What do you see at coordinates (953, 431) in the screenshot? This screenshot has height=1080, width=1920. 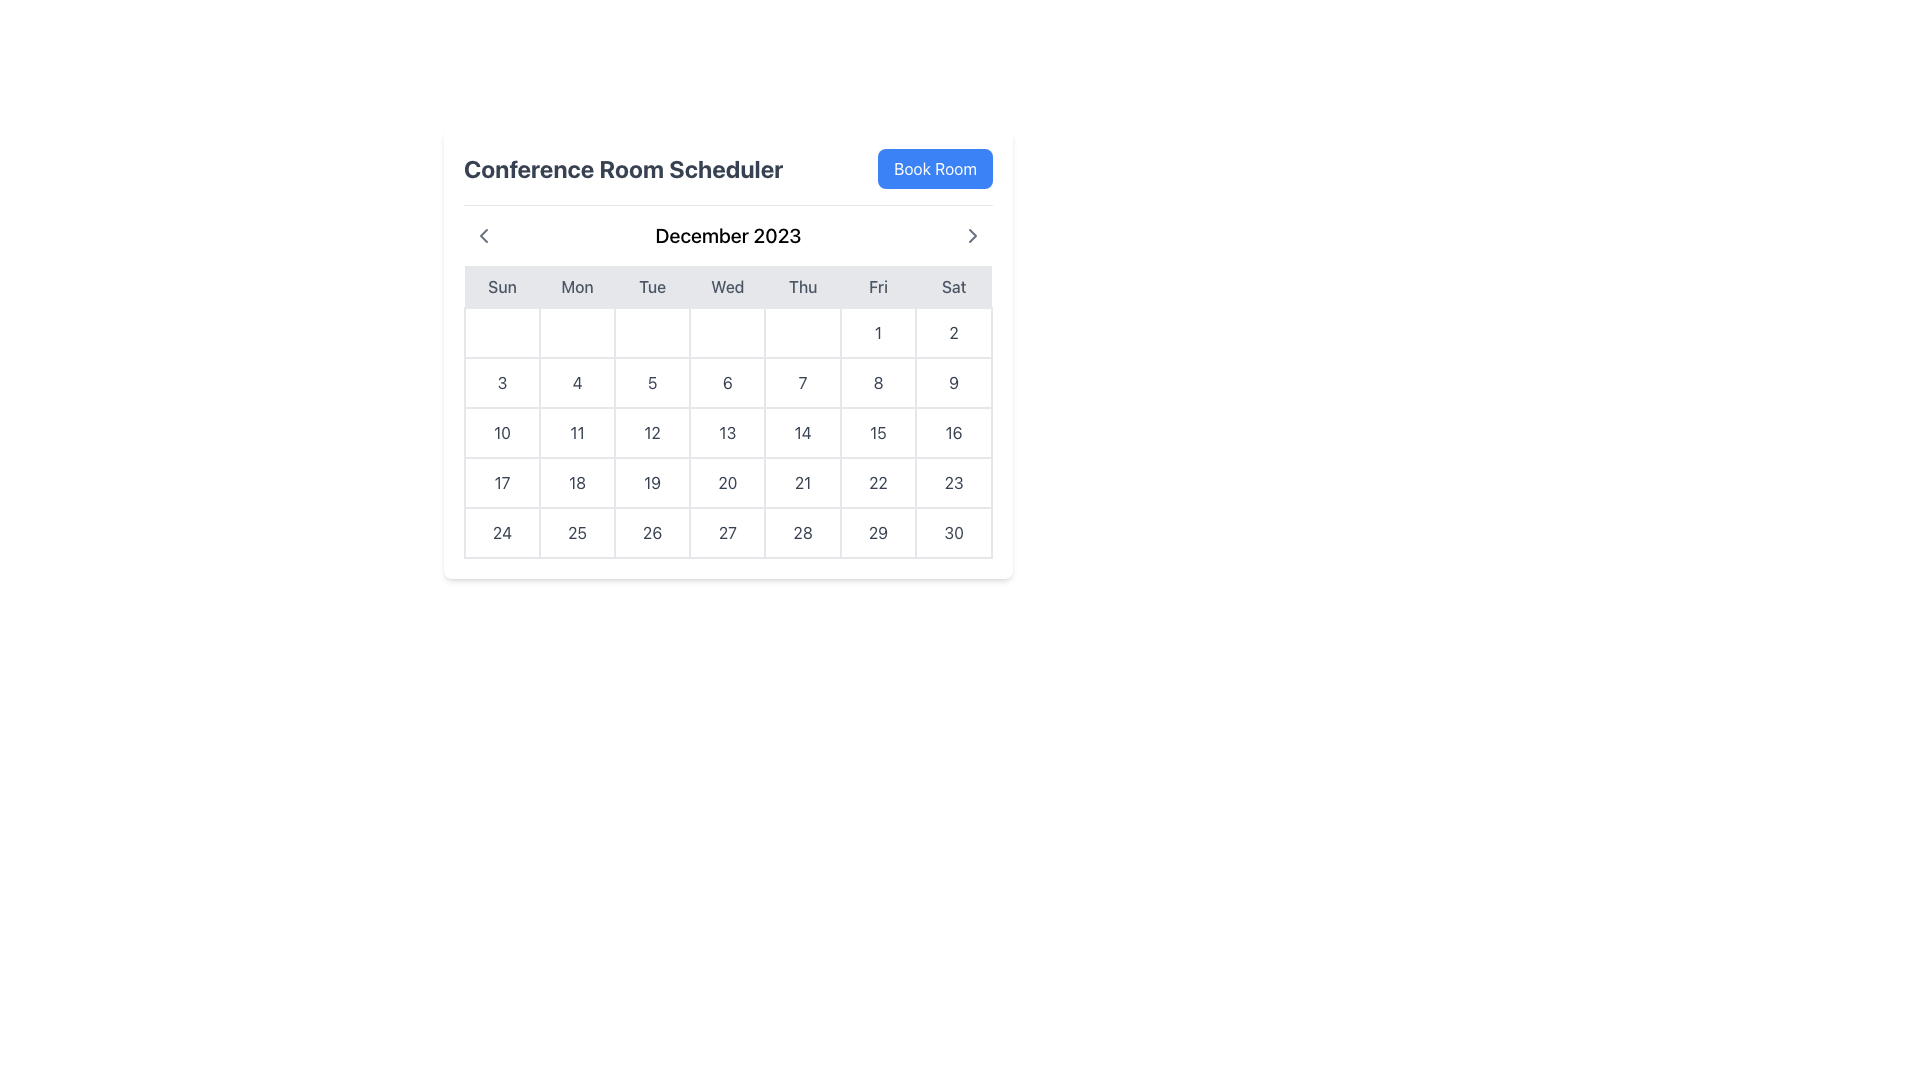 I see `the selectable date cell representing the day '16' in the calendar interface` at bounding box center [953, 431].